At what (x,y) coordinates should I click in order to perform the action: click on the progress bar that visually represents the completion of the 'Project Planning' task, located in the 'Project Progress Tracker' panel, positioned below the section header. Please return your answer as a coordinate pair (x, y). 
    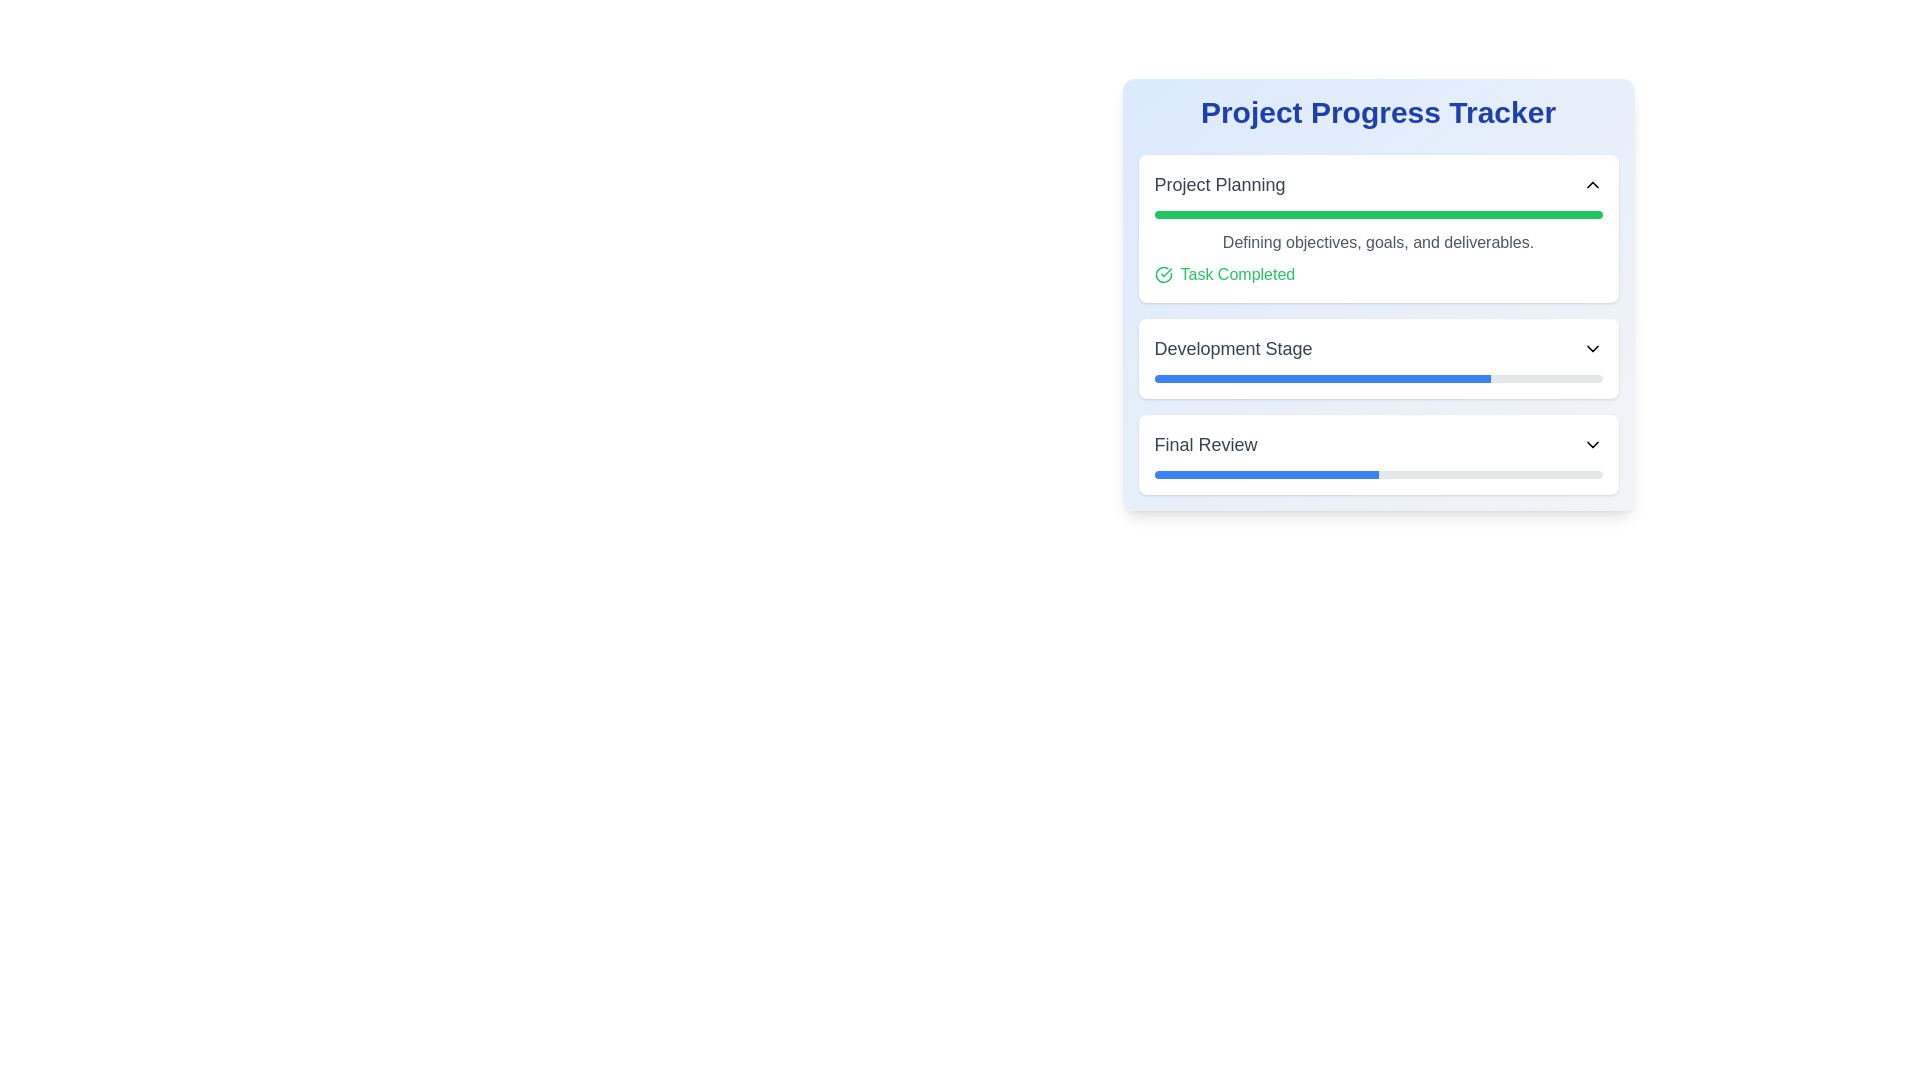
    Looking at the image, I should click on (1377, 215).